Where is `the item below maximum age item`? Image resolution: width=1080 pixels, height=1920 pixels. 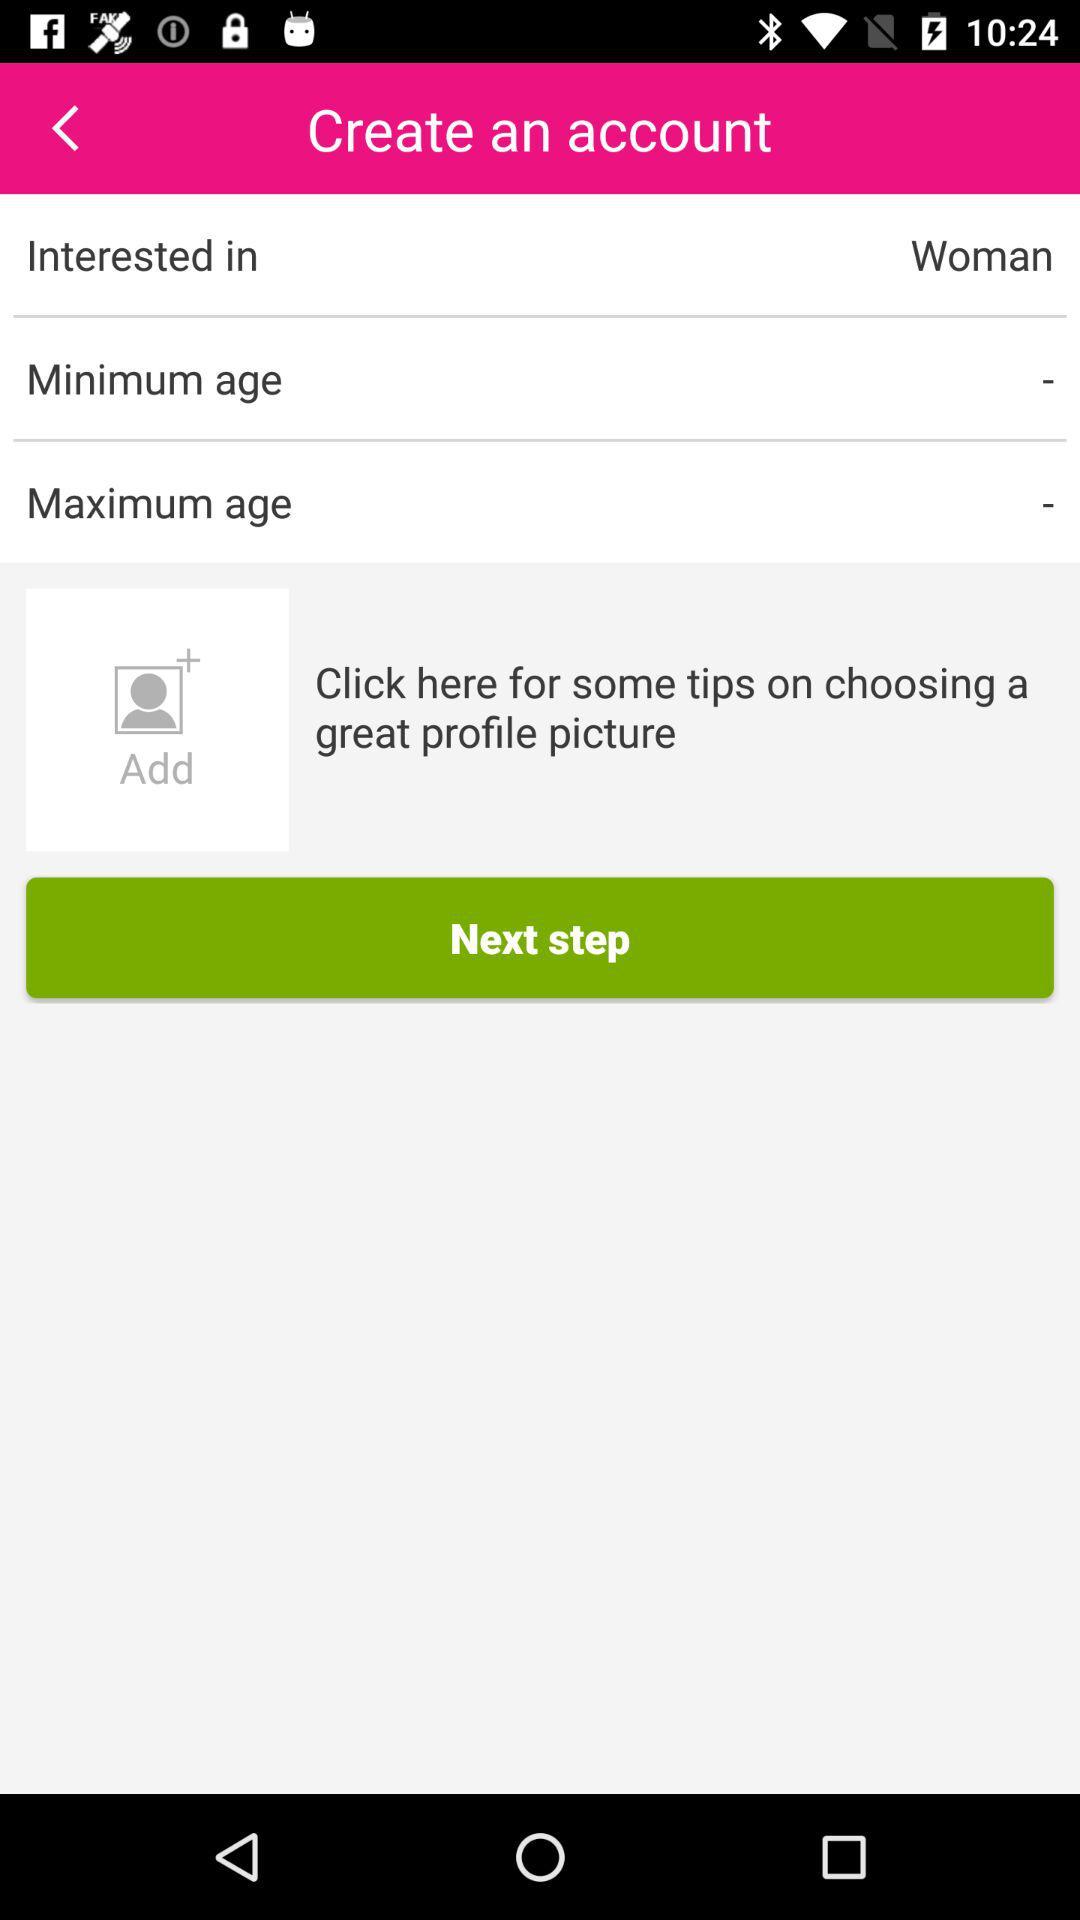 the item below maximum age item is located at coordinates (156, 720).